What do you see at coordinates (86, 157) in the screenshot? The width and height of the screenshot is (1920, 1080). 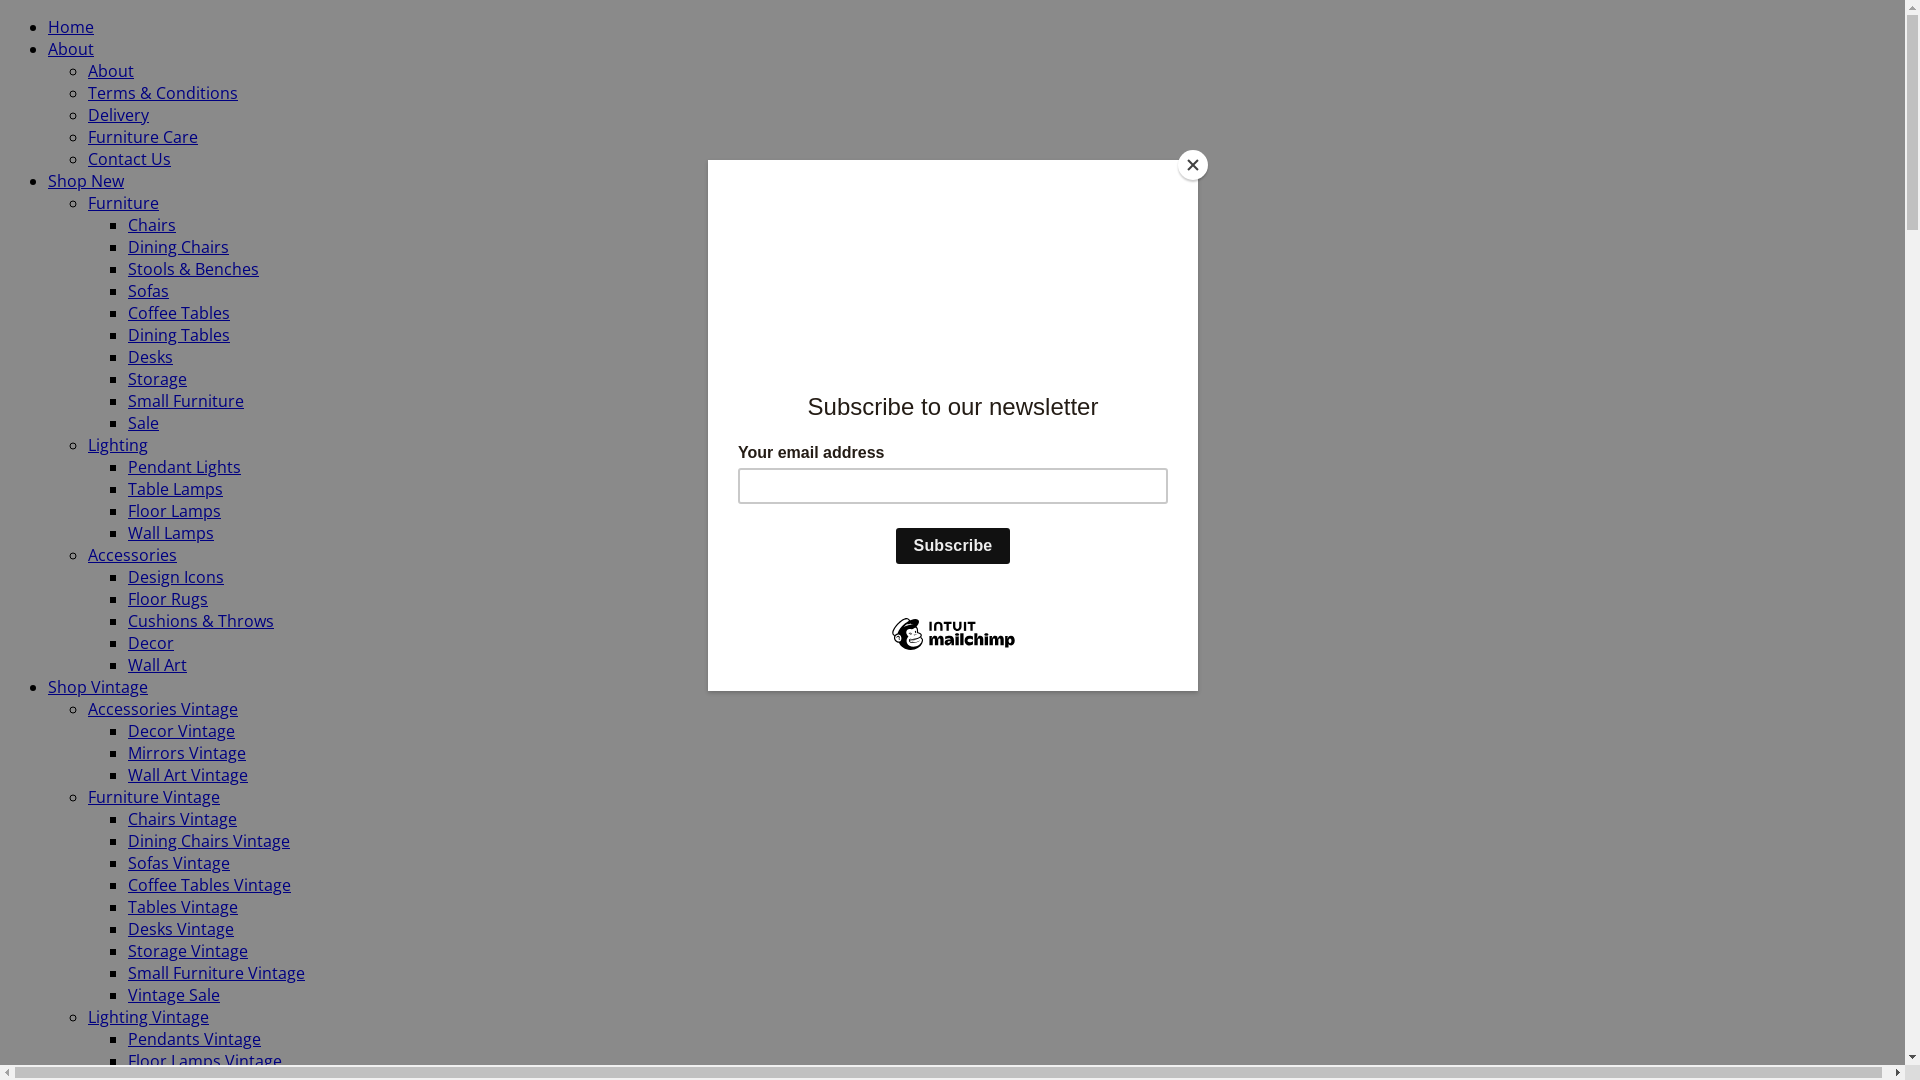 I see `'Contact Us'` at bounding box center [86, 157].